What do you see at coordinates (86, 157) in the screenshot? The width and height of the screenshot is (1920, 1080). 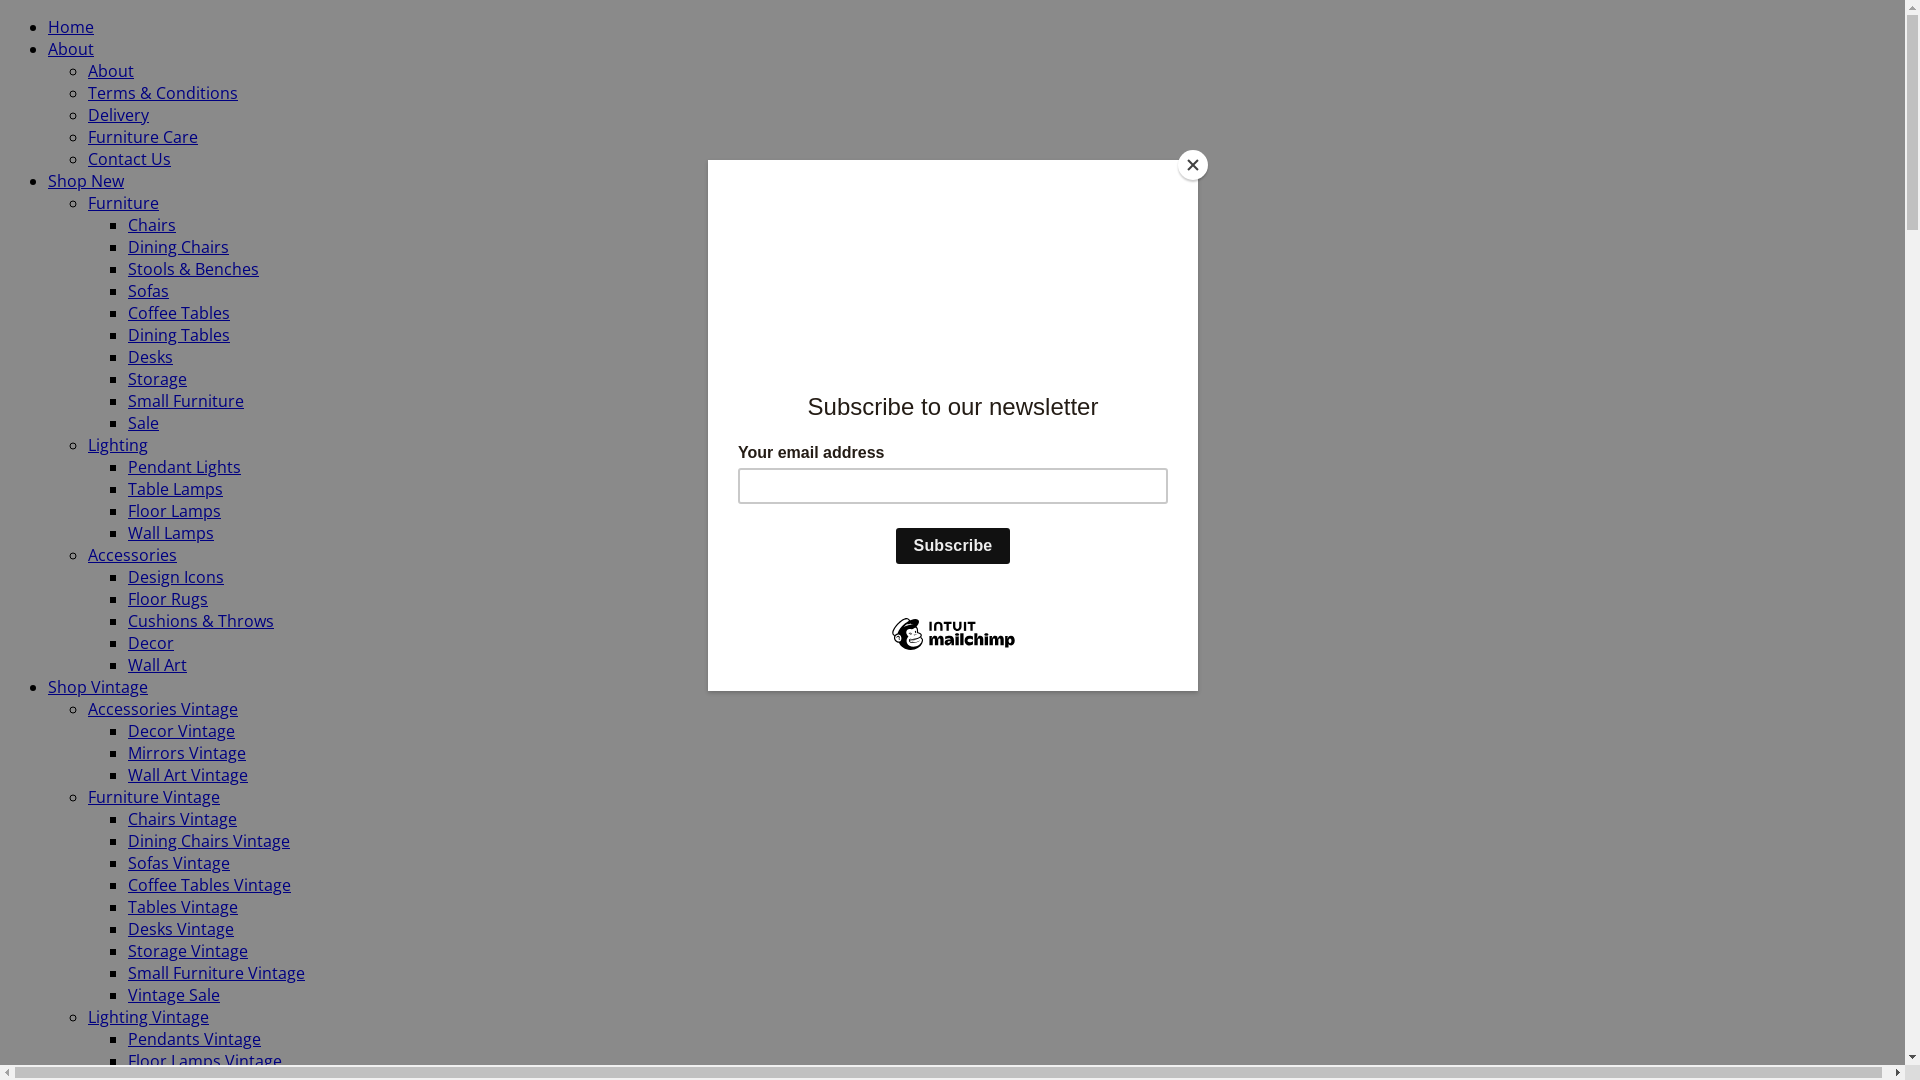 I see `'Contact Us'` at bounding box center [86, 157].